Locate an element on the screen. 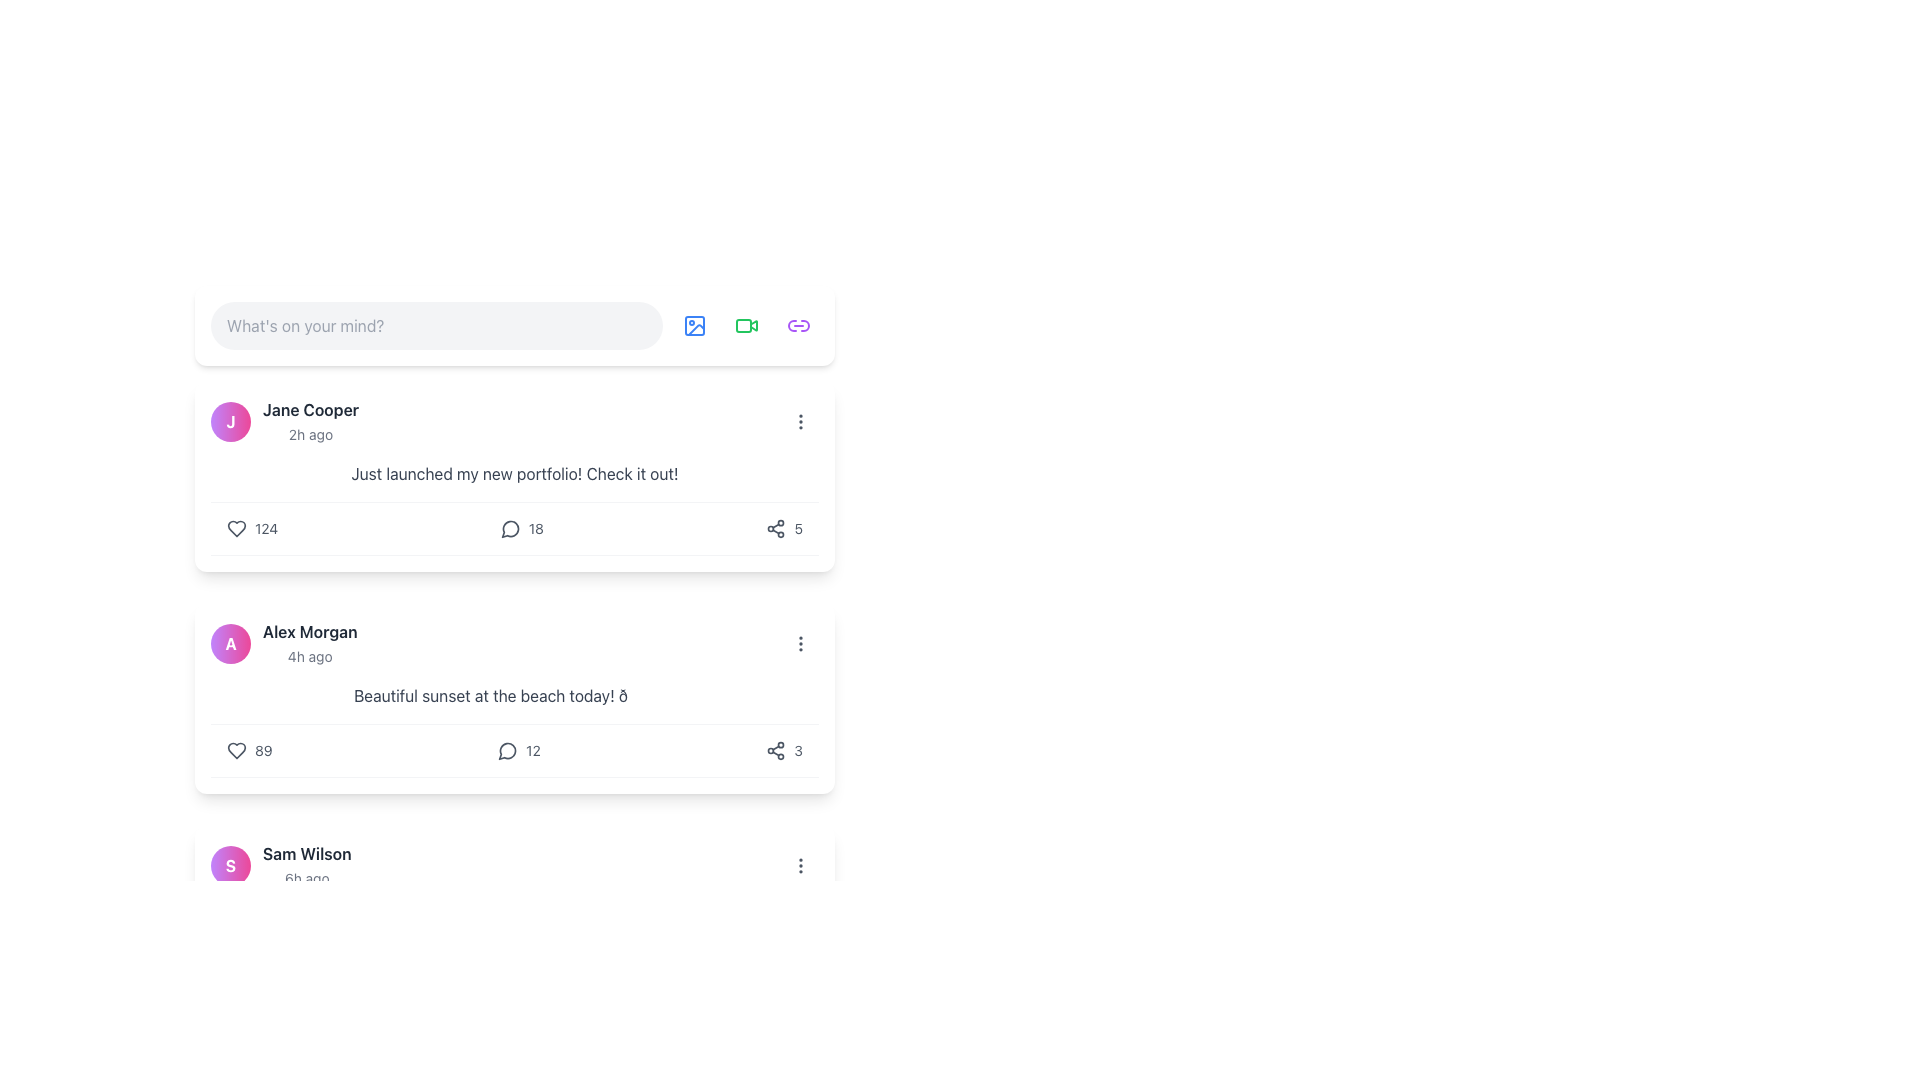  the overflow menu trigger button located at the bottom-right corner of Sam Wilson's card to activate the hover effect is located at coordinates (801, 865).